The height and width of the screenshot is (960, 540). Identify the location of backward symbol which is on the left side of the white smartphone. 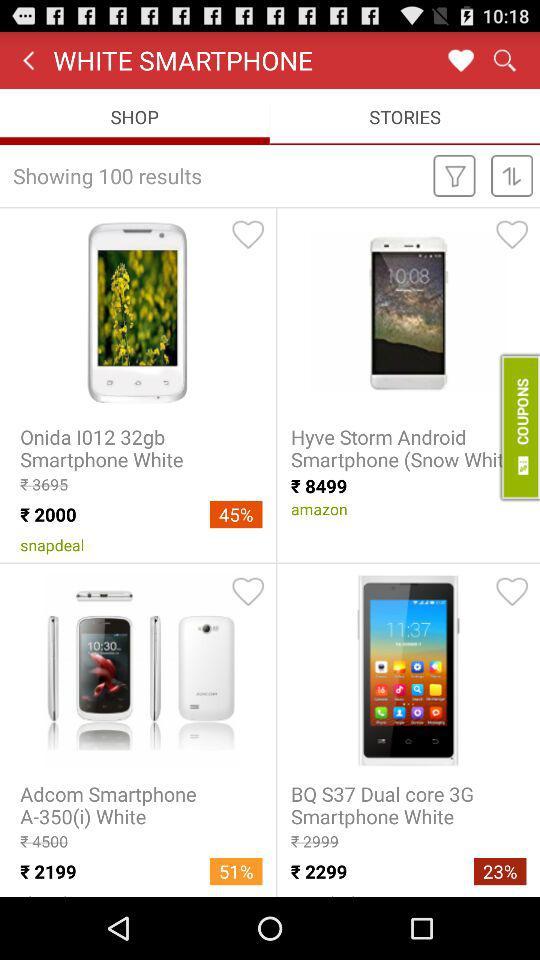
(27, 59).